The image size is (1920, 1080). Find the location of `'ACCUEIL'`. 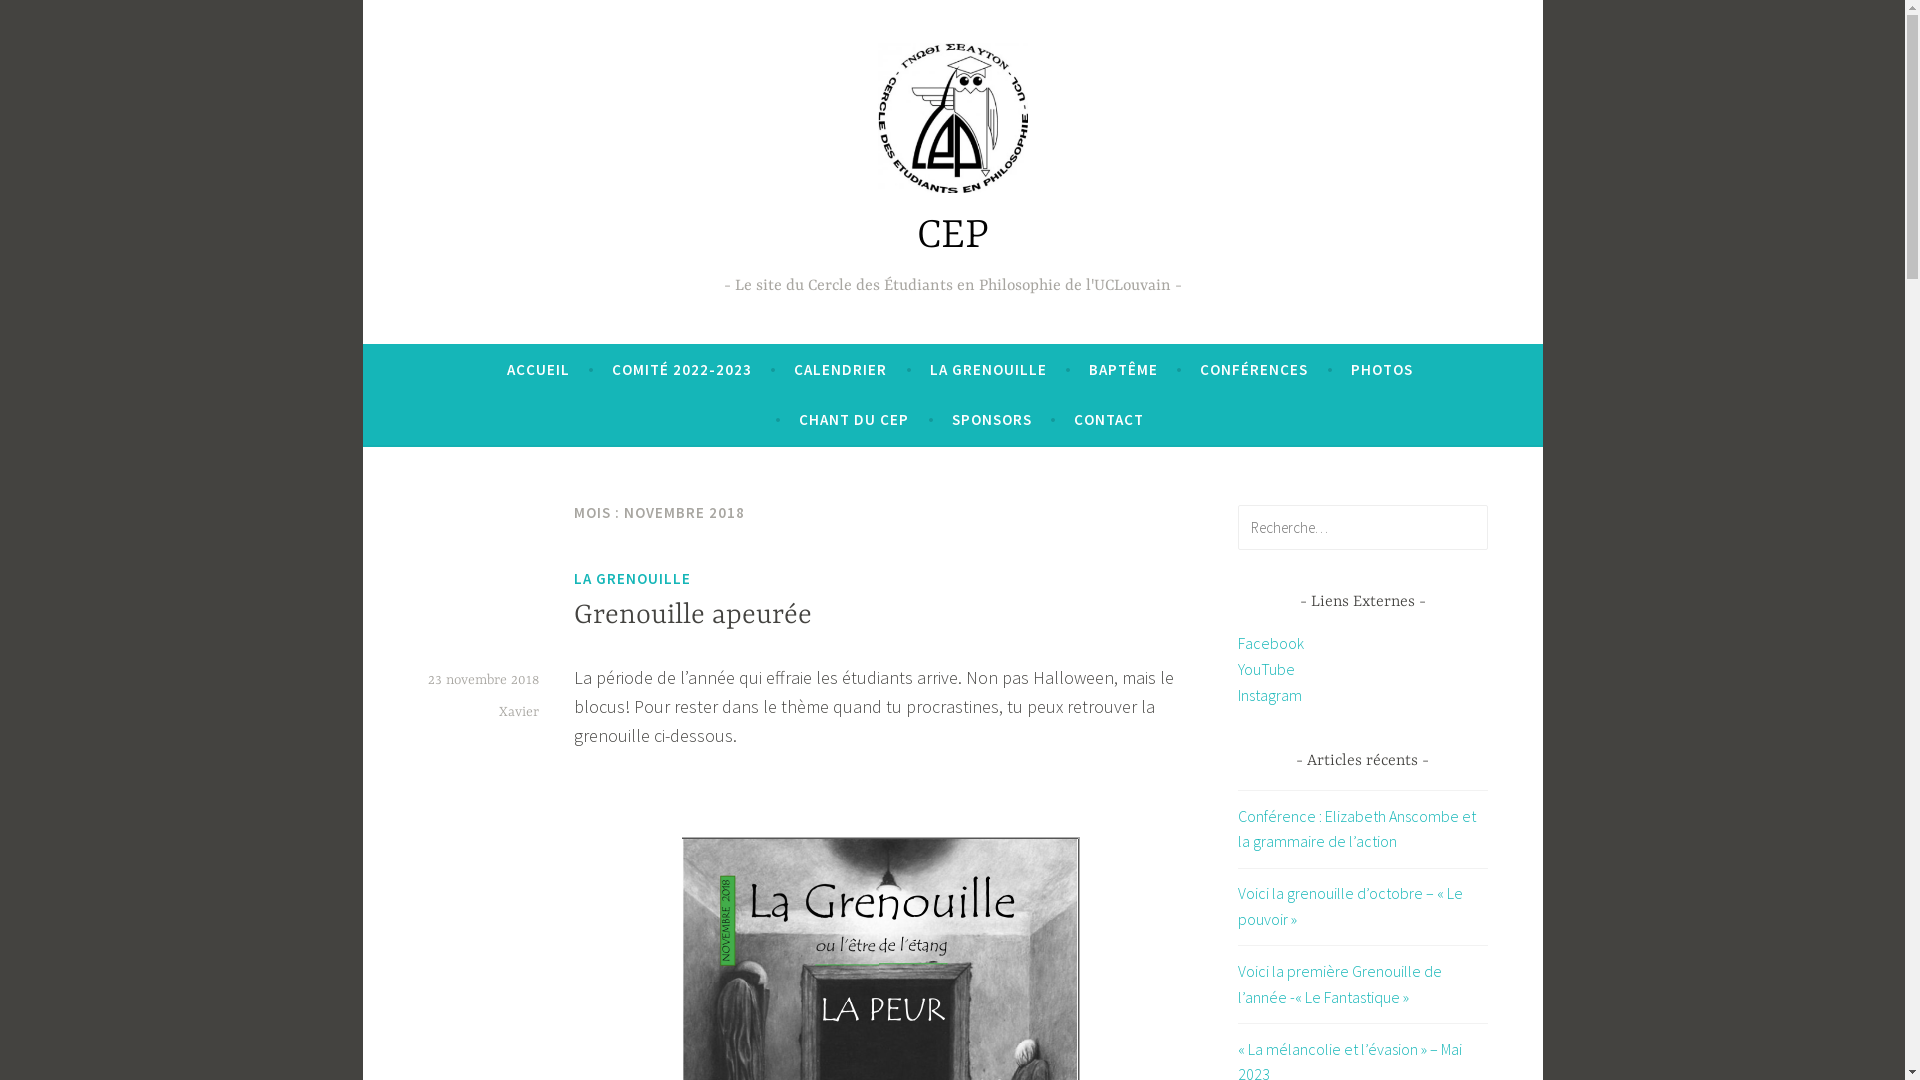

'ACCUEIL' is located at coordinates (538, 370).